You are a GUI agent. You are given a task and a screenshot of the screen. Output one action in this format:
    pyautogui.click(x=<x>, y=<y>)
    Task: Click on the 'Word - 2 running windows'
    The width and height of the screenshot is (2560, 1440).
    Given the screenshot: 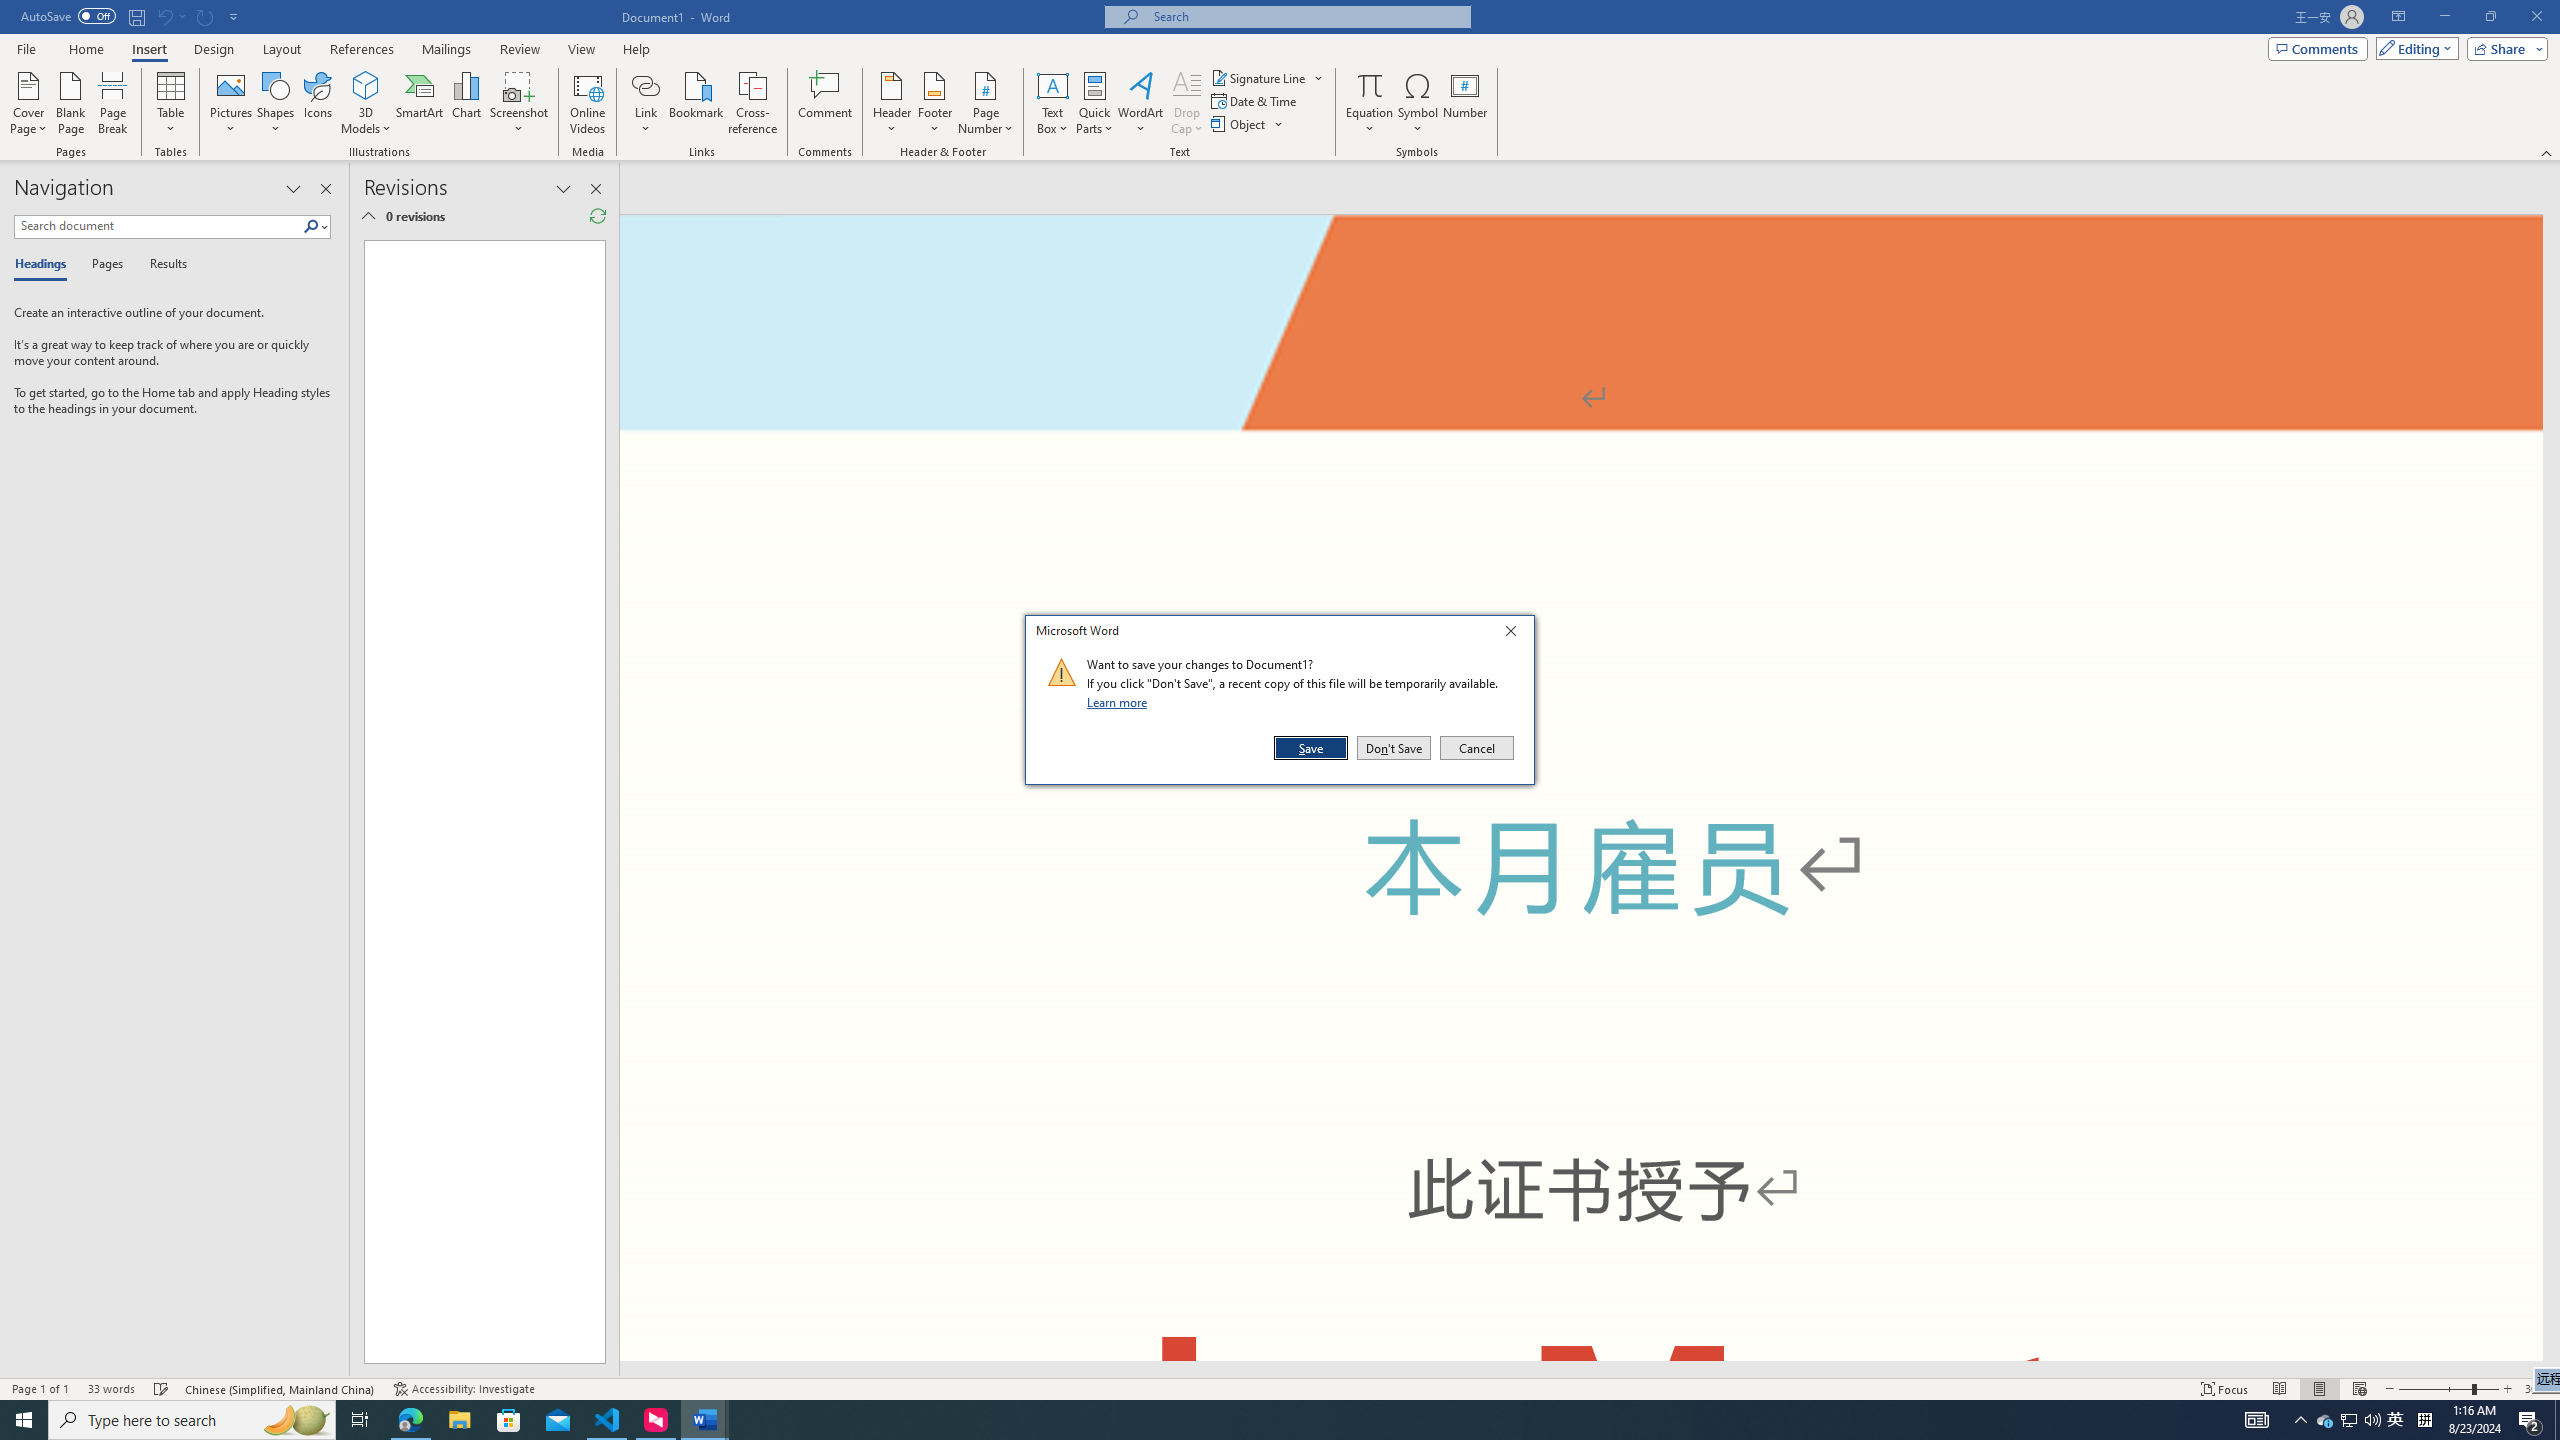 What is the action you would take?
    pyautogui.click(x=705, y=1418)
    